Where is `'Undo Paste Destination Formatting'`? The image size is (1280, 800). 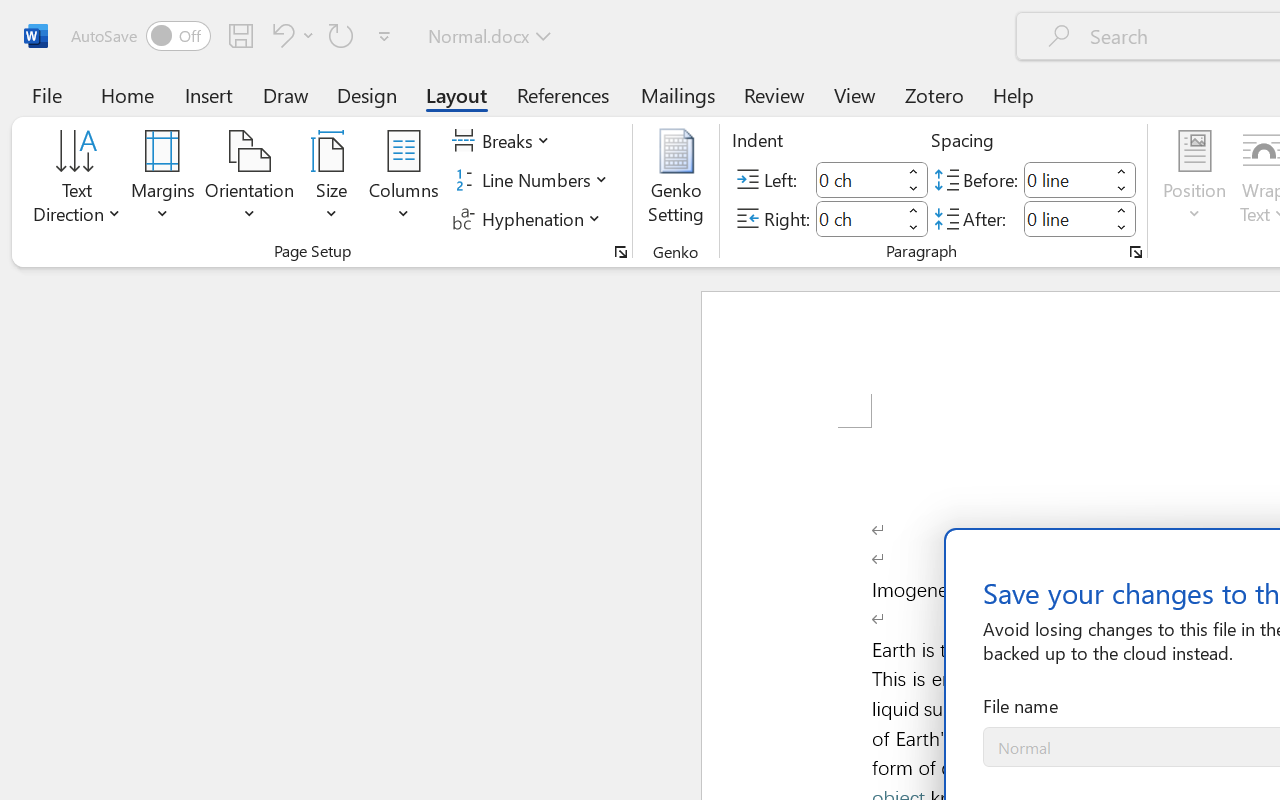
'Undo Paste Destination Formatting' is located at coordinates (279, 34).